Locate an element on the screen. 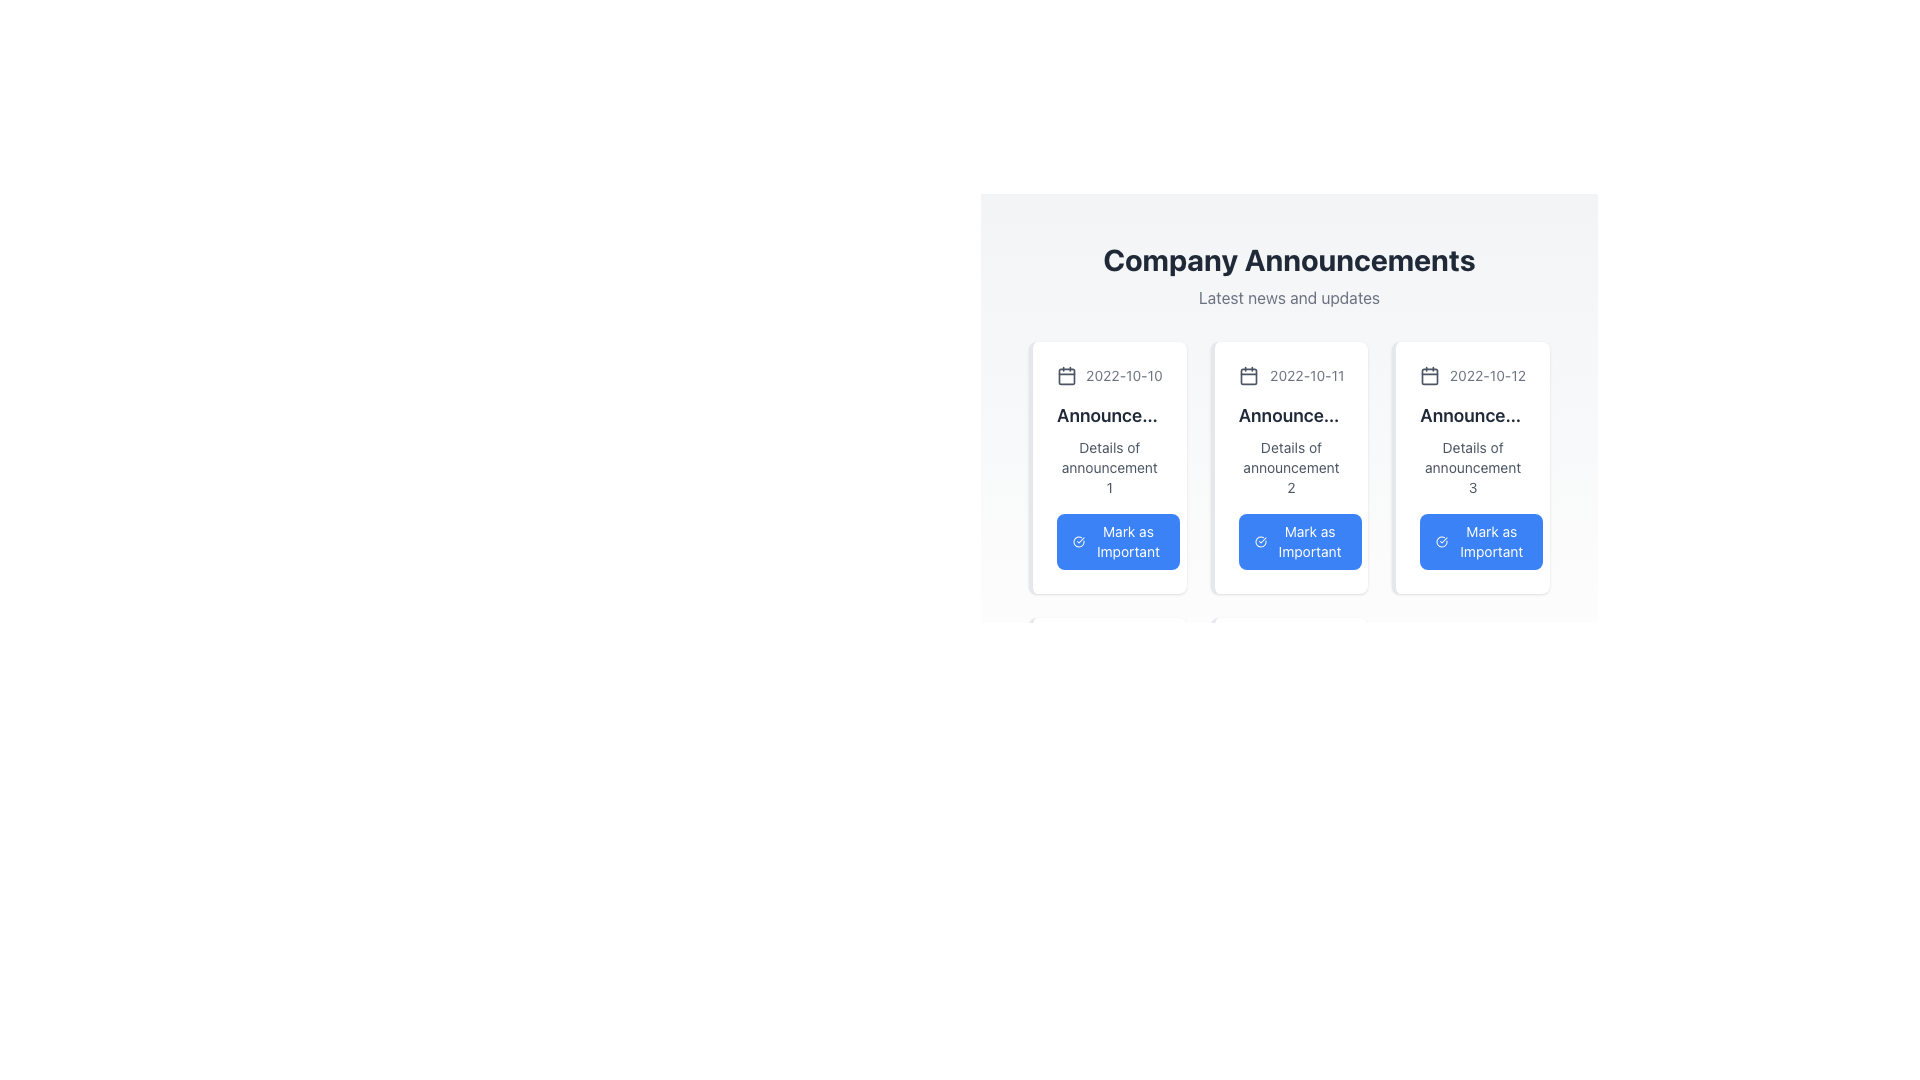 Image resolution: width=1920 pixels, height=1080 pixels. the 'Mark as Important' button icon located to the left of the text within the second card of a three-card layout to mark the associated item as important is located at coordinates (1259, 542).